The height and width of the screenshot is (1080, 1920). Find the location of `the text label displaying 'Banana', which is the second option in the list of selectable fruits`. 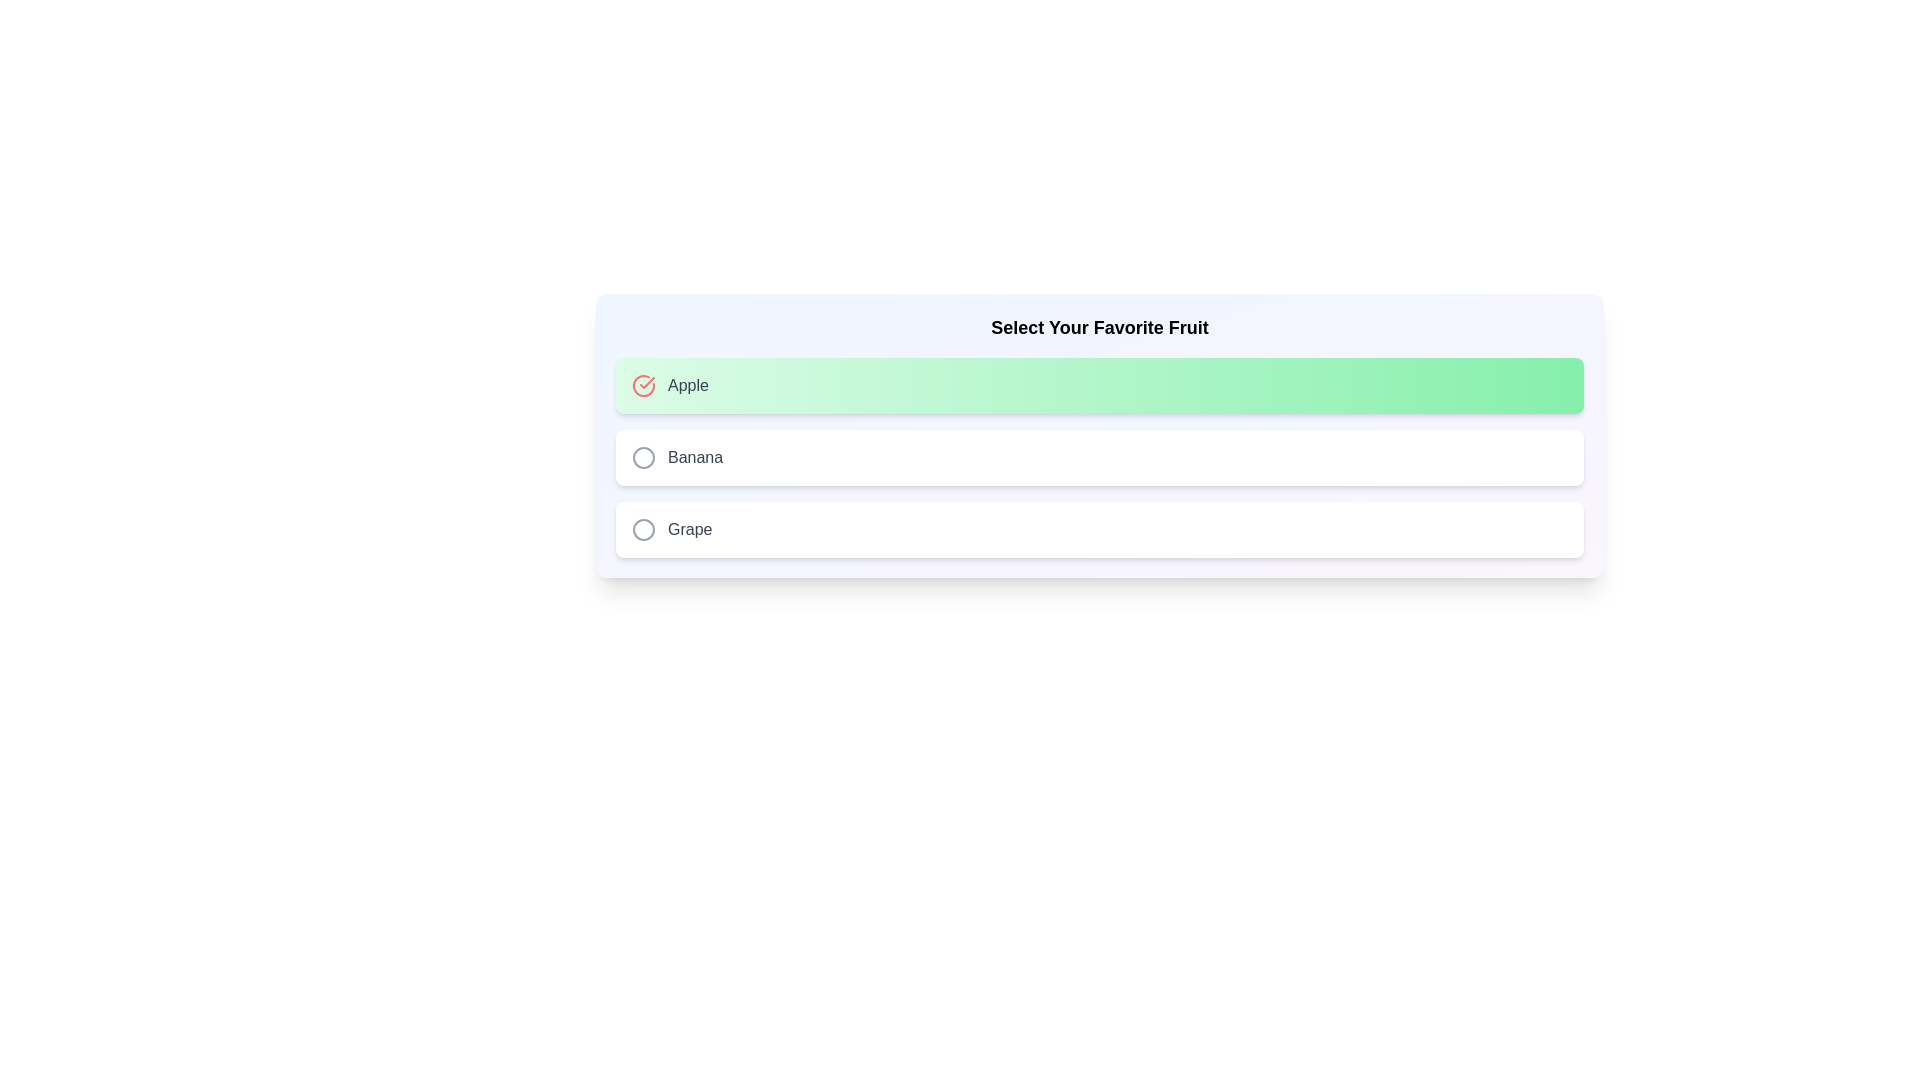

the text label displaying 'Banana', which is the second option in the list of selectable fruits is located at coordinates (695, 458).